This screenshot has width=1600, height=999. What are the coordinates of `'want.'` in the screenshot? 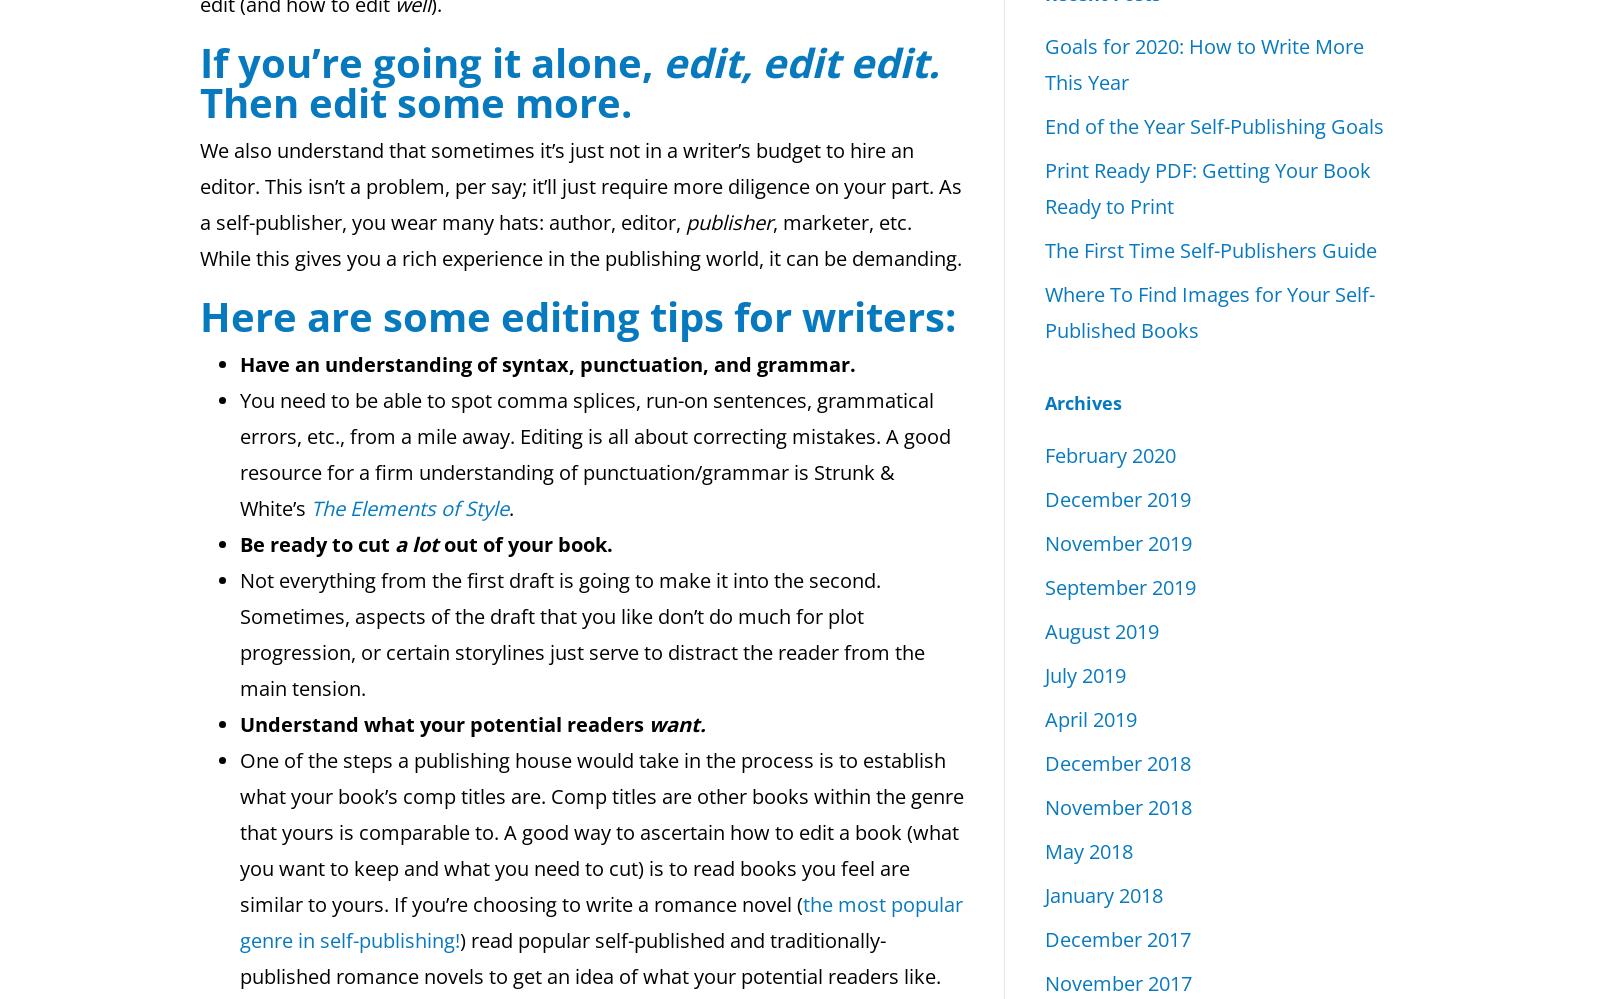 It's located at (677, 723).